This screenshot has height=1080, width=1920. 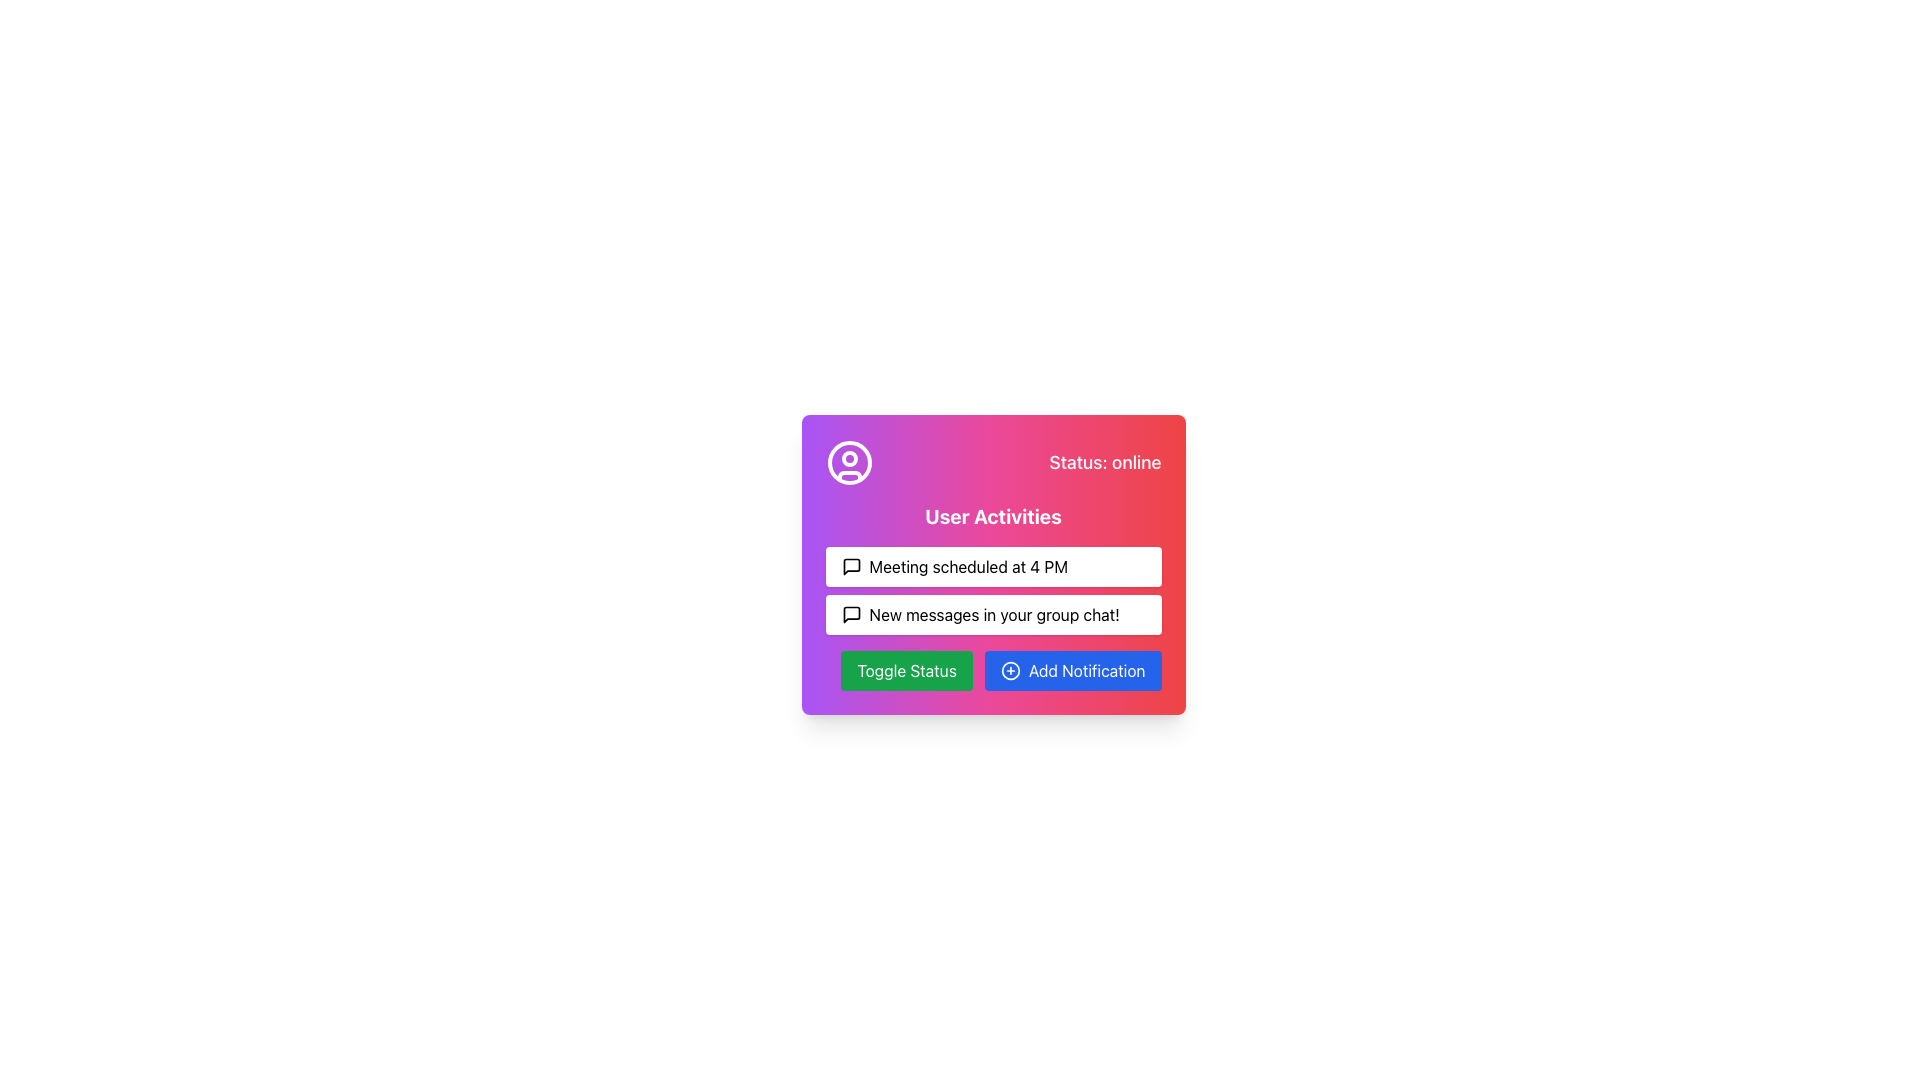 I want to click on the second notification card in the 'User Activities' section, which informs about new messages in the group chat, so click(x=993, y=613).